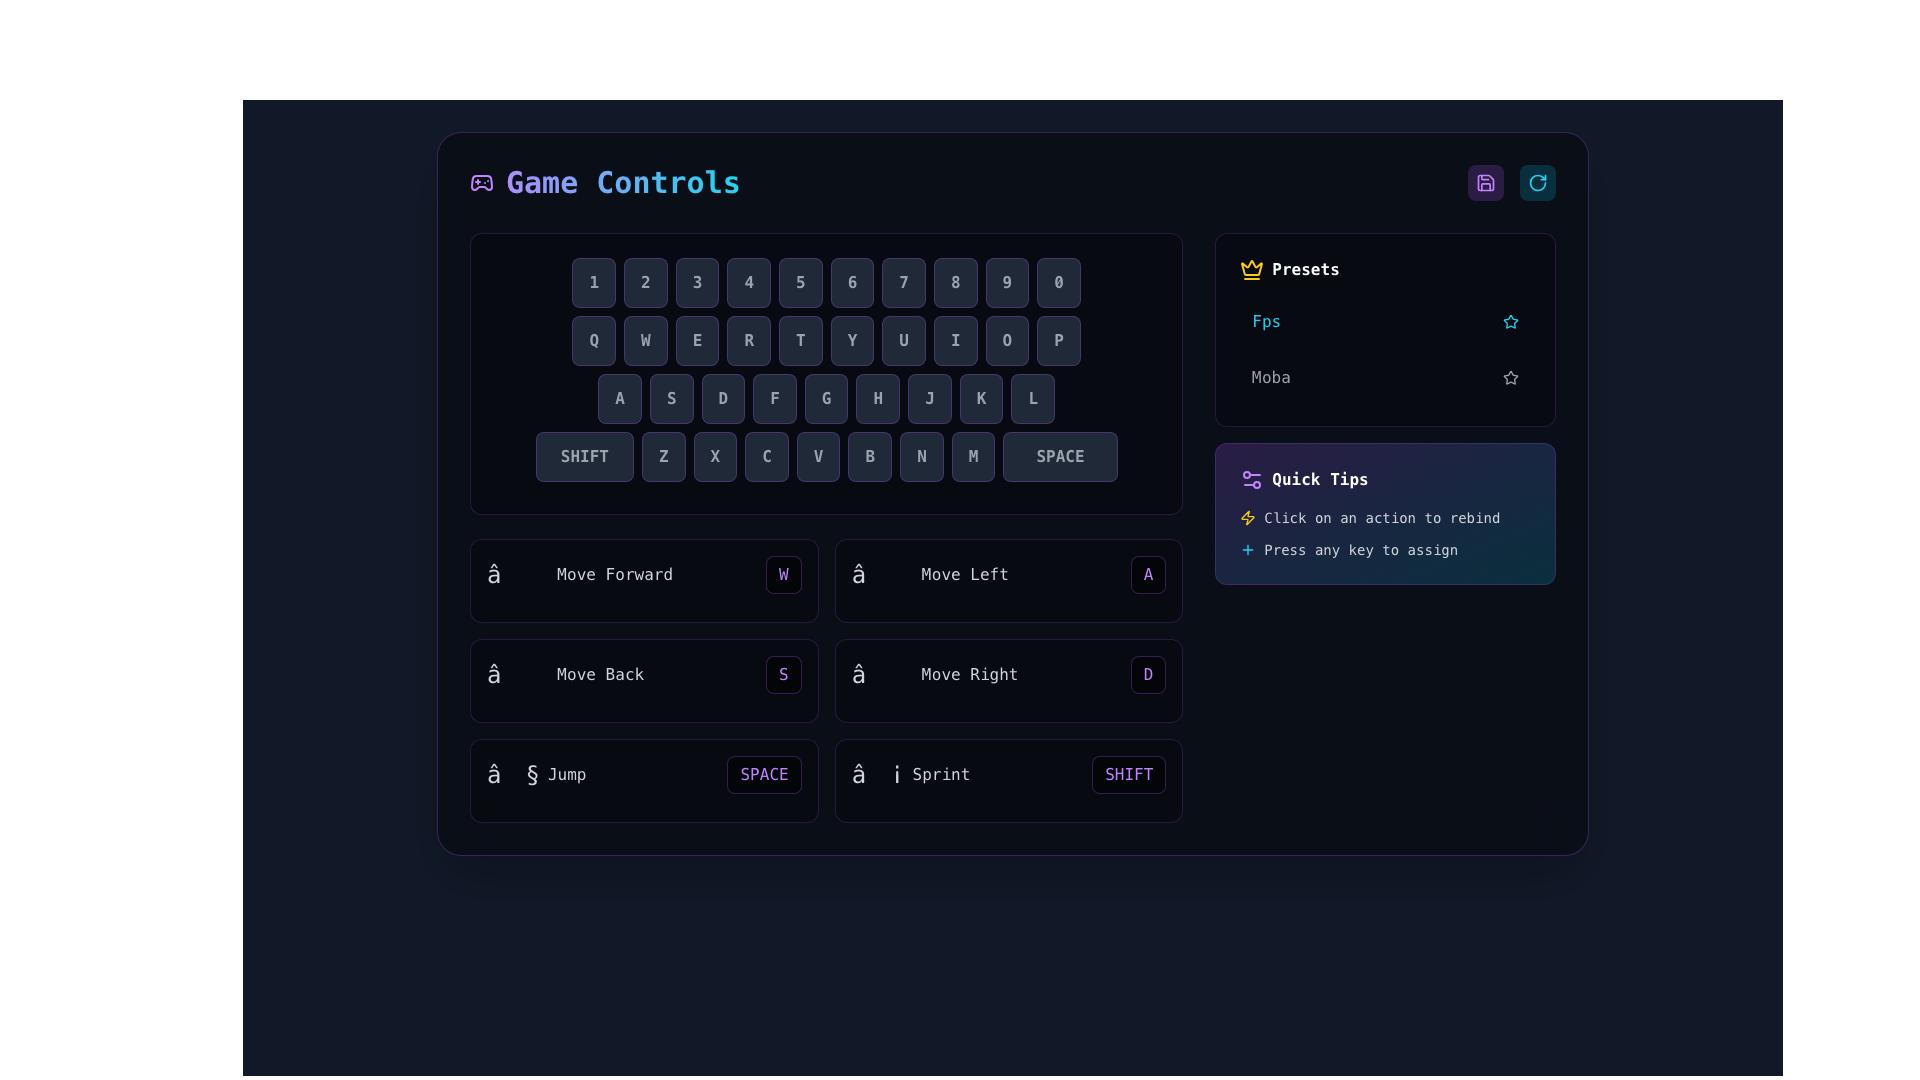 The width and height of the screenshot is (1920, 1080). Describe the element at coordinates (697, 282) in the screenshot. I see `the square-shaped button displaying the number '3', located in the third position of the top row of buttons in a keyboard-like layout` at that location.